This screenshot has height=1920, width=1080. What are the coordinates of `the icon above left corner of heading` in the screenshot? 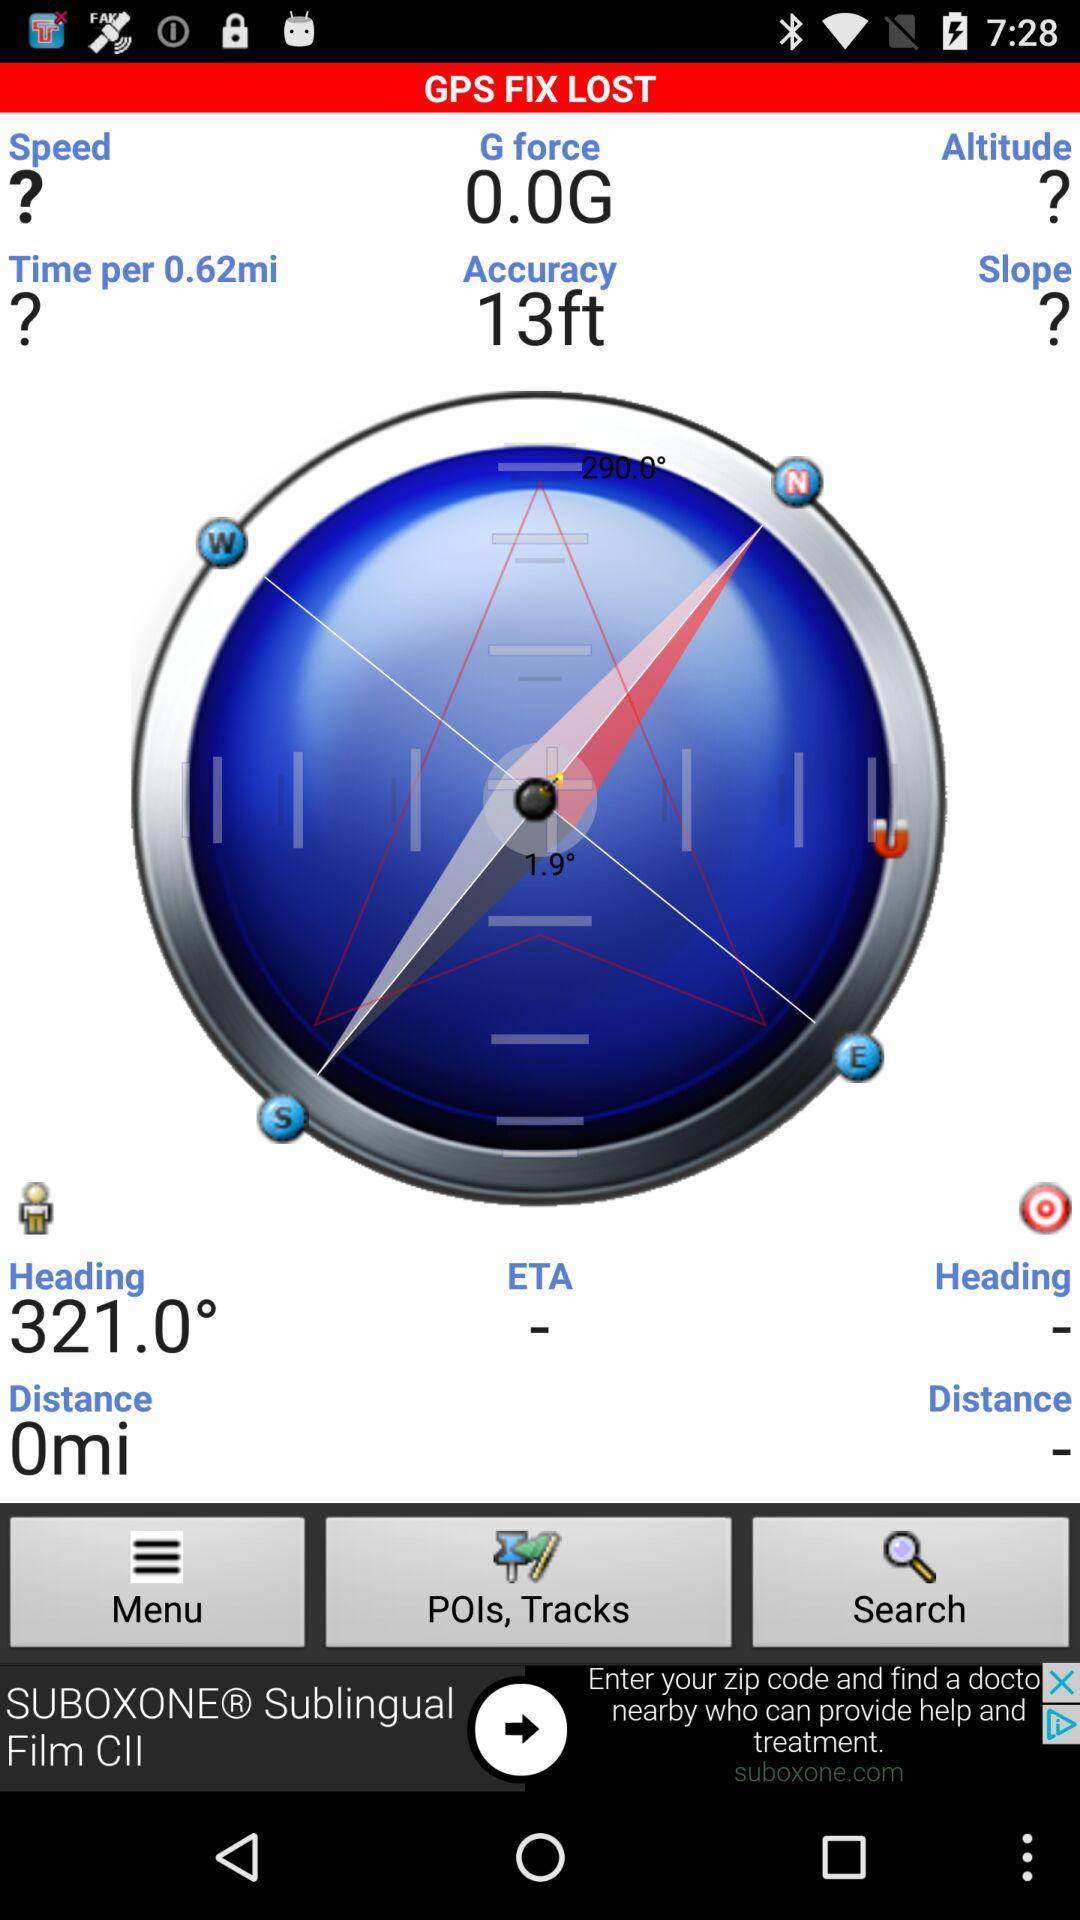 It's located at (34, 1207).